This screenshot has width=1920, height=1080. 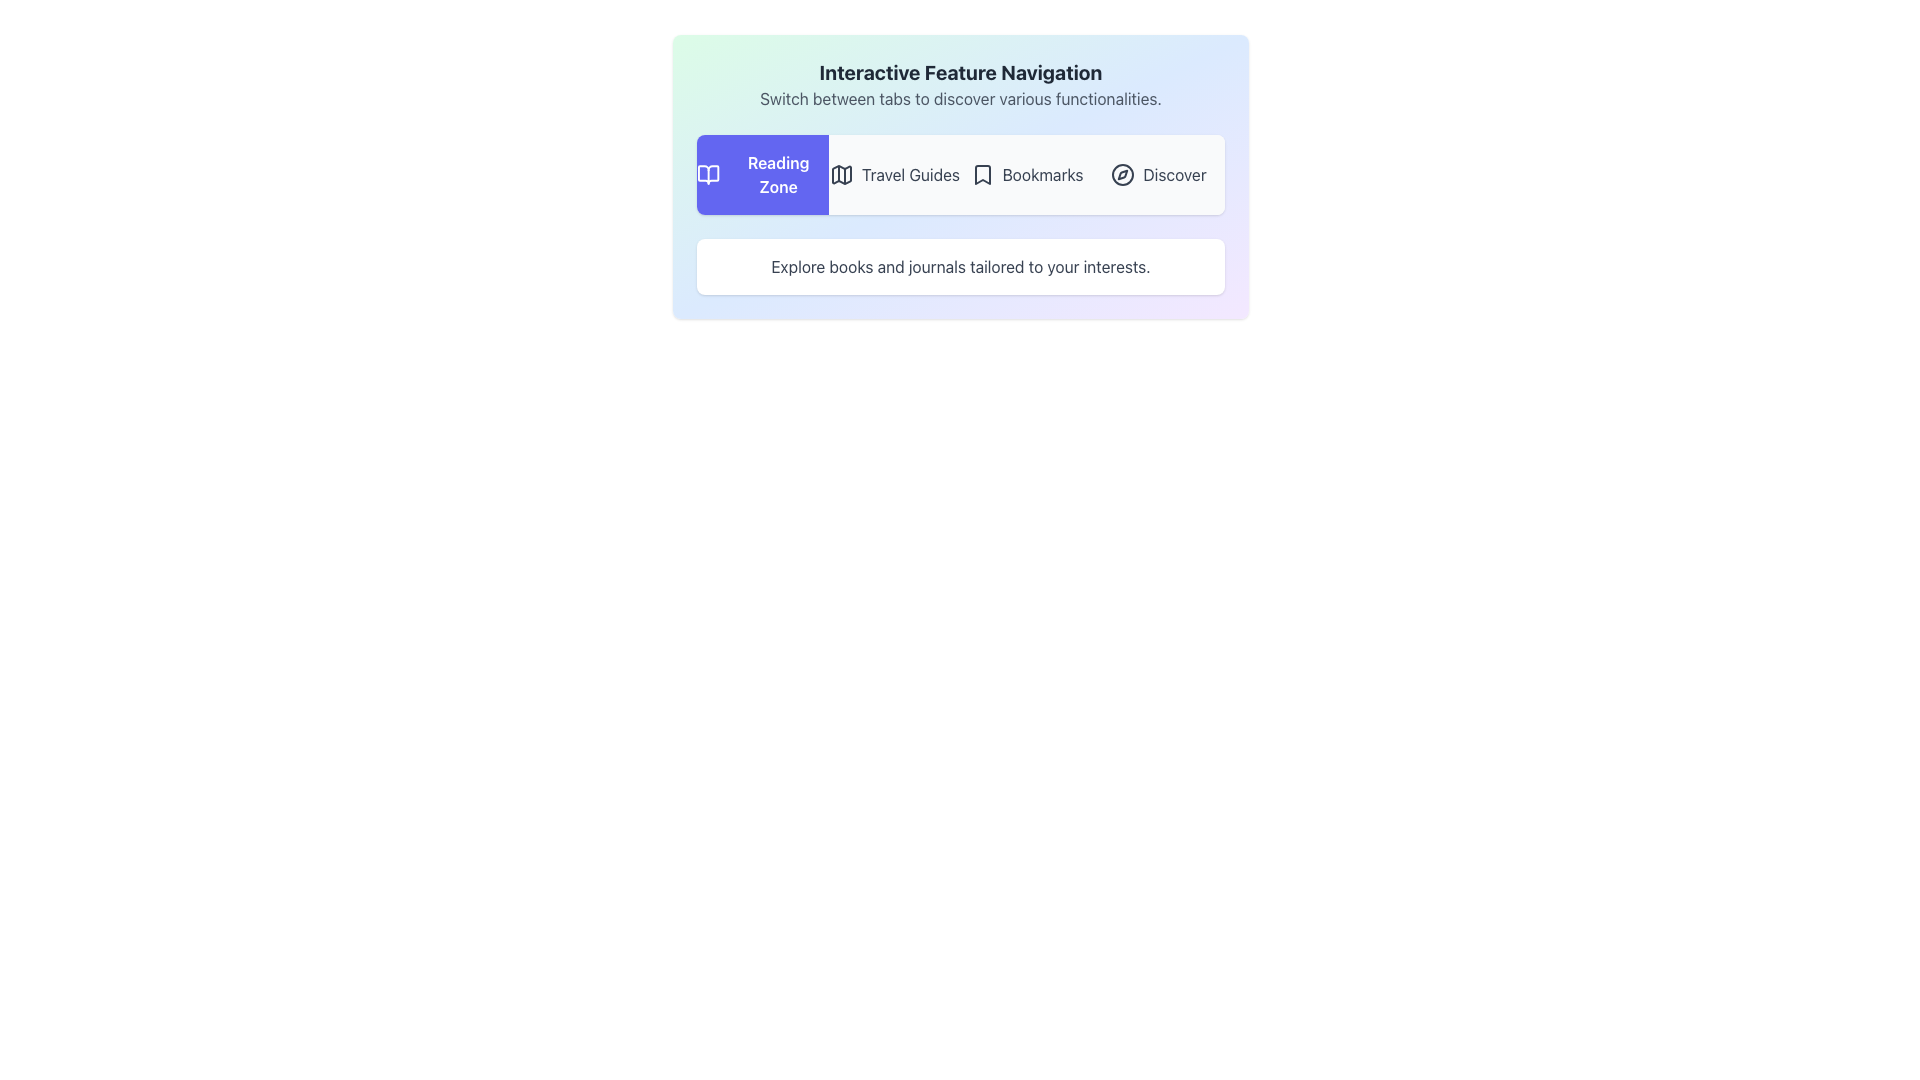 I want to click on text in the Text description area located below the interactive buttons (Reading Zone, Travel Guides, Bookmarks, Discover) on a light gradient background, so click(x=960, y=265).